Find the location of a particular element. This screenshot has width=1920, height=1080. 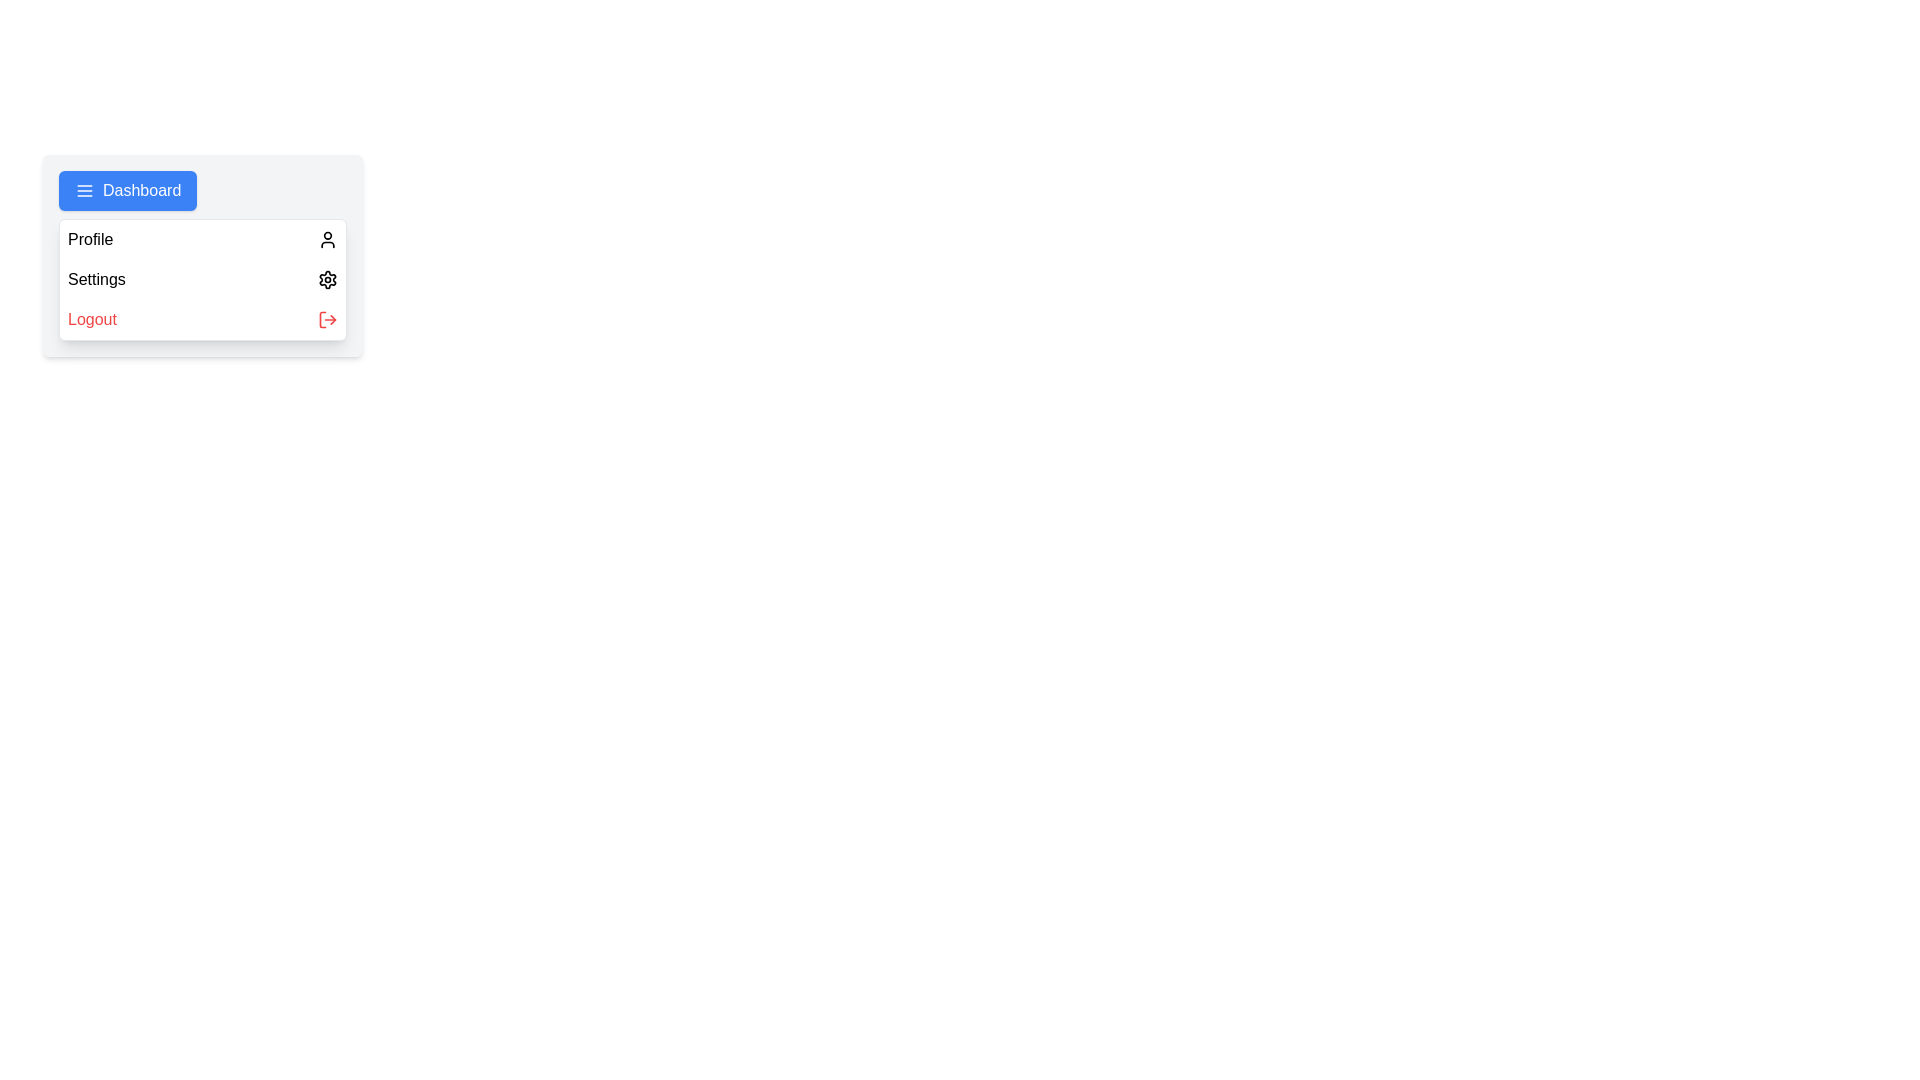

the 'Profile' menu item is located at coordinates (202, 238).